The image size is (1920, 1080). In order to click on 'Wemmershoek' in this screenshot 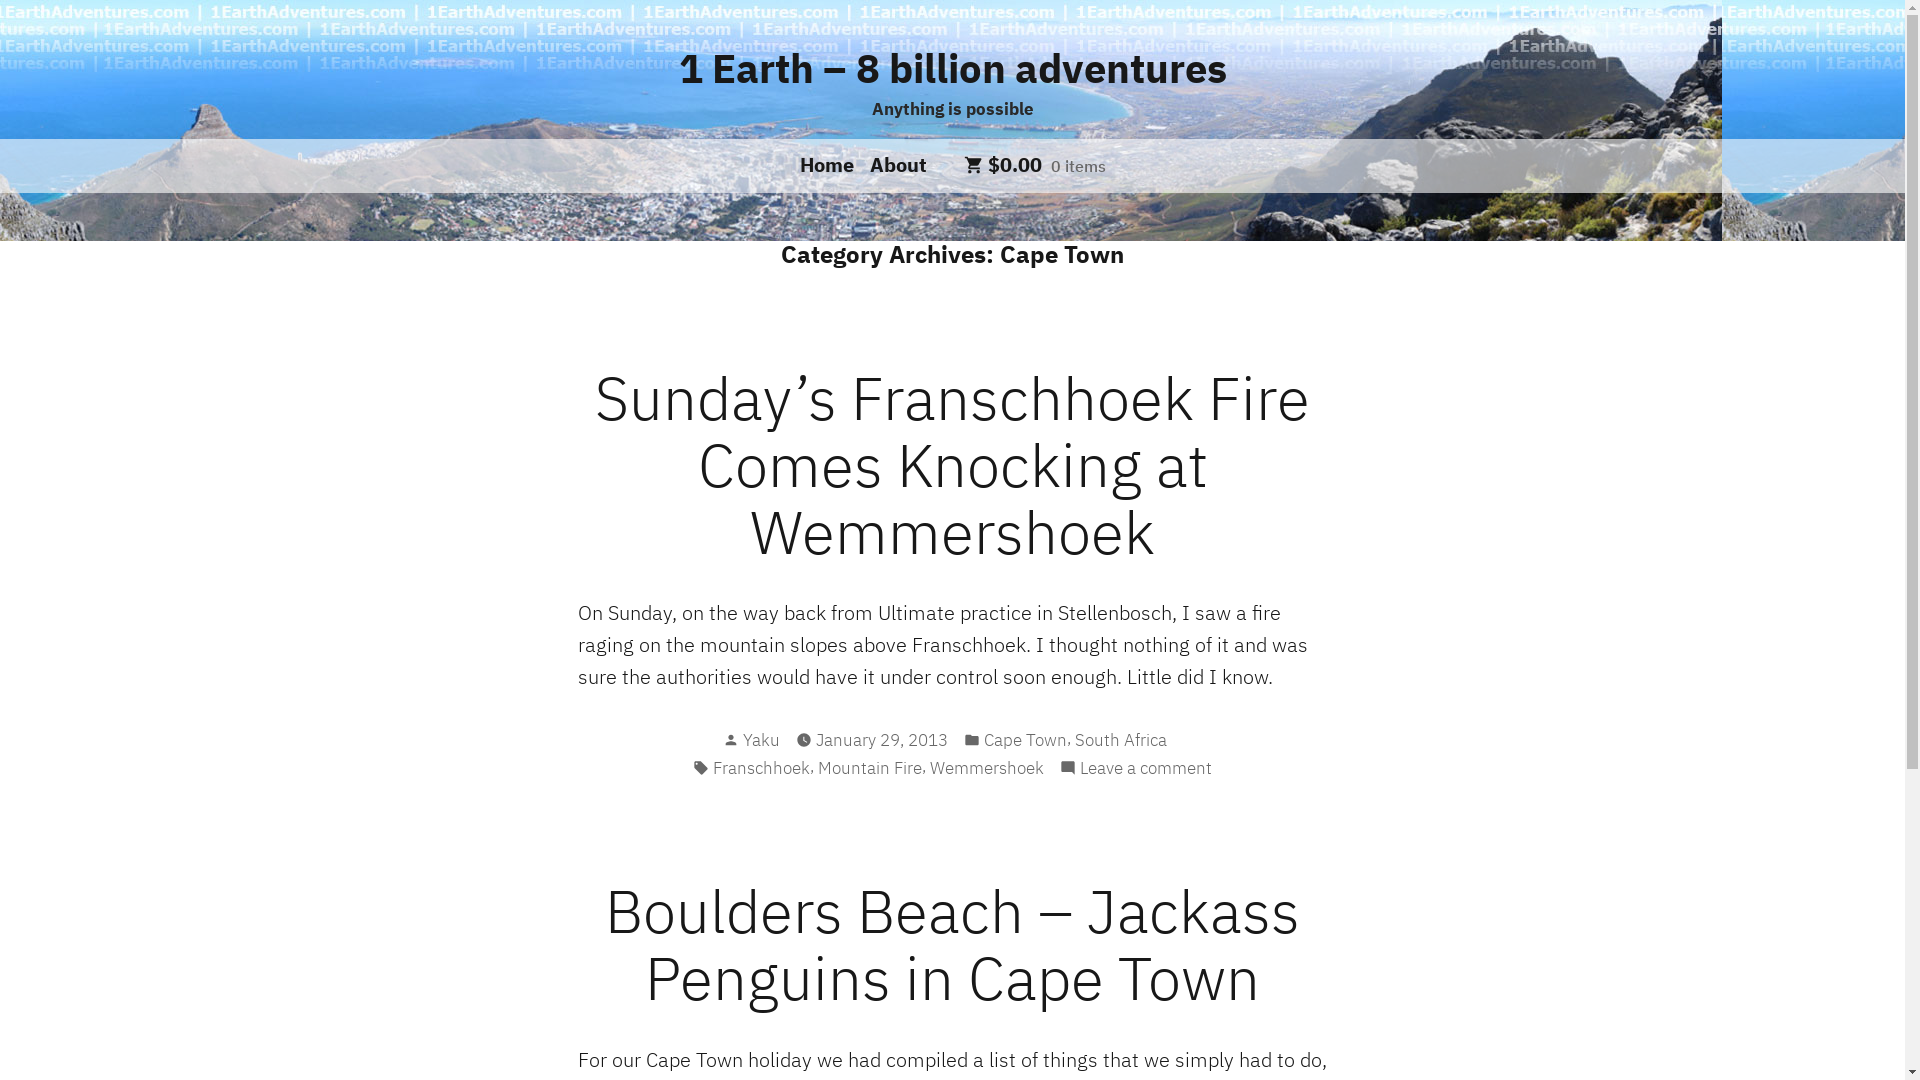, I will do `click(929, 767)`.